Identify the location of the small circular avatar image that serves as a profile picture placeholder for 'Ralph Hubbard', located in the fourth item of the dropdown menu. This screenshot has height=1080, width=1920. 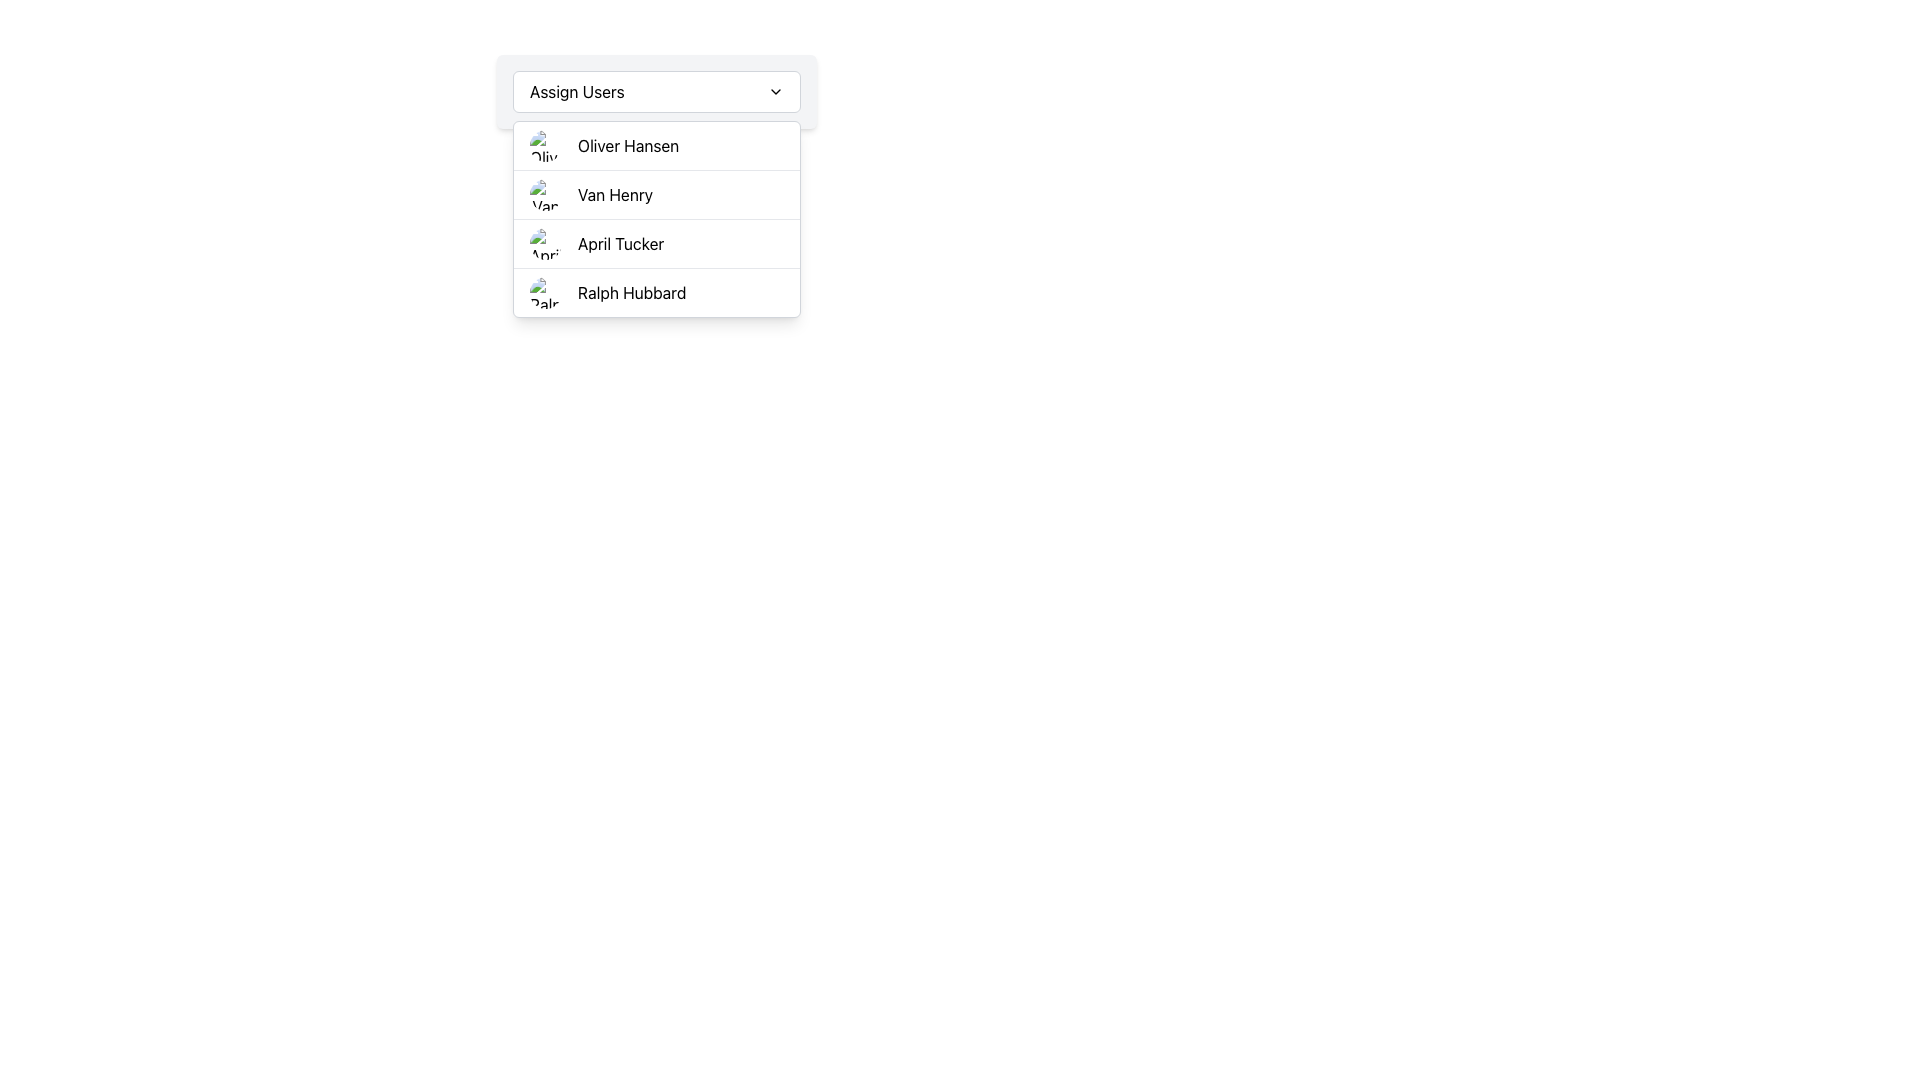
(546, 293).